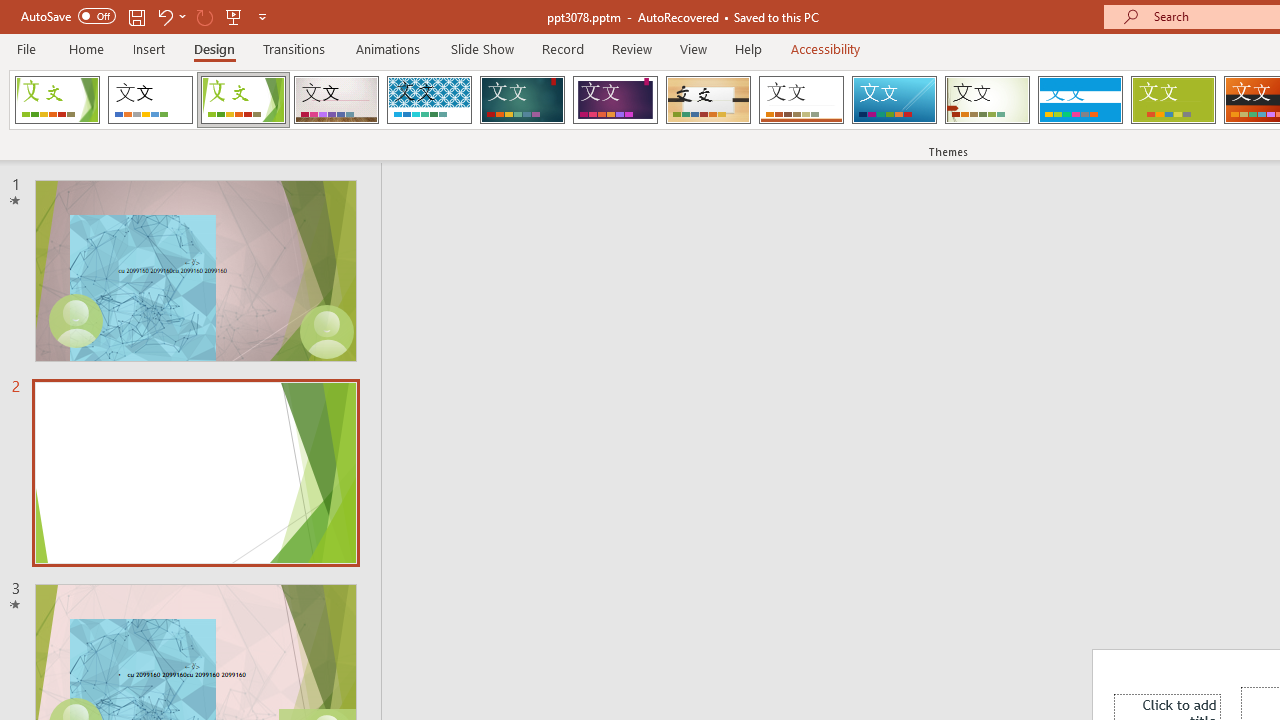  Describe the element at coordinates (1079, 100) in the screenshot. I see `'Banded'` at that location.